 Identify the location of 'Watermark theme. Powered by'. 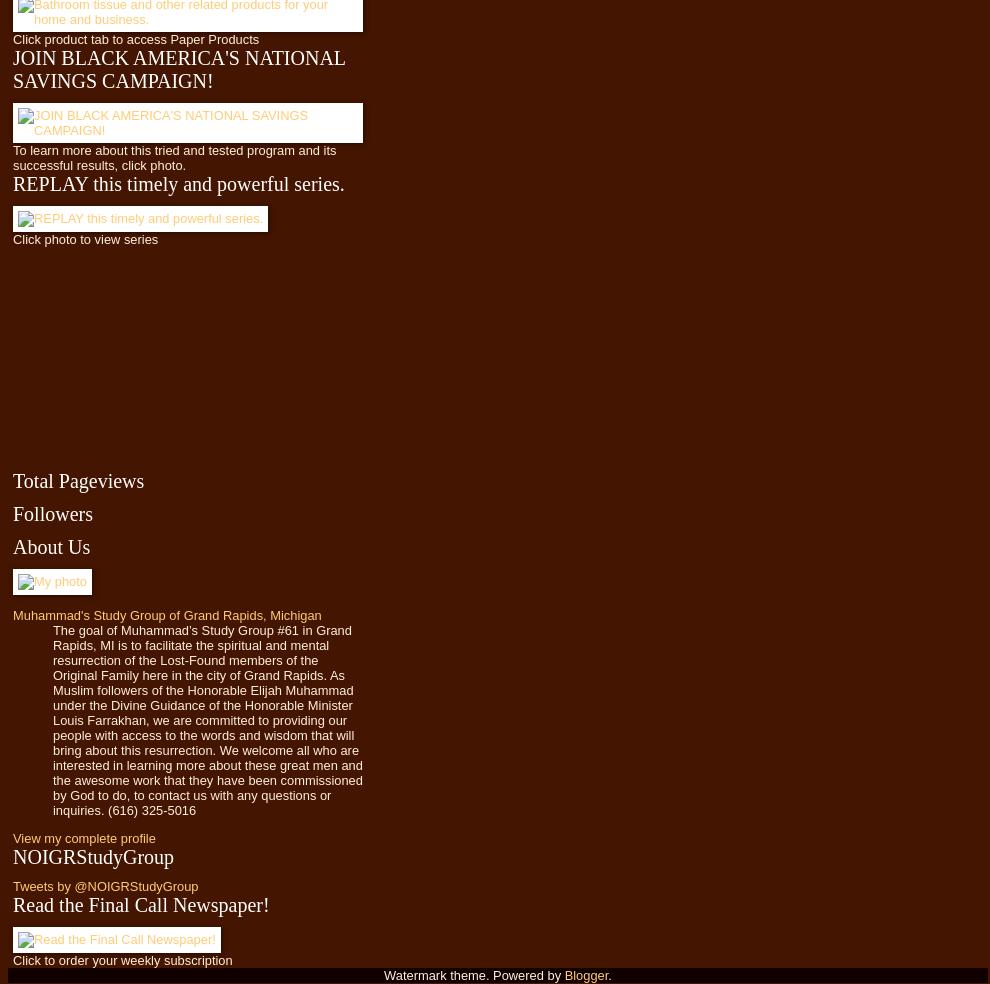
(384, 974).